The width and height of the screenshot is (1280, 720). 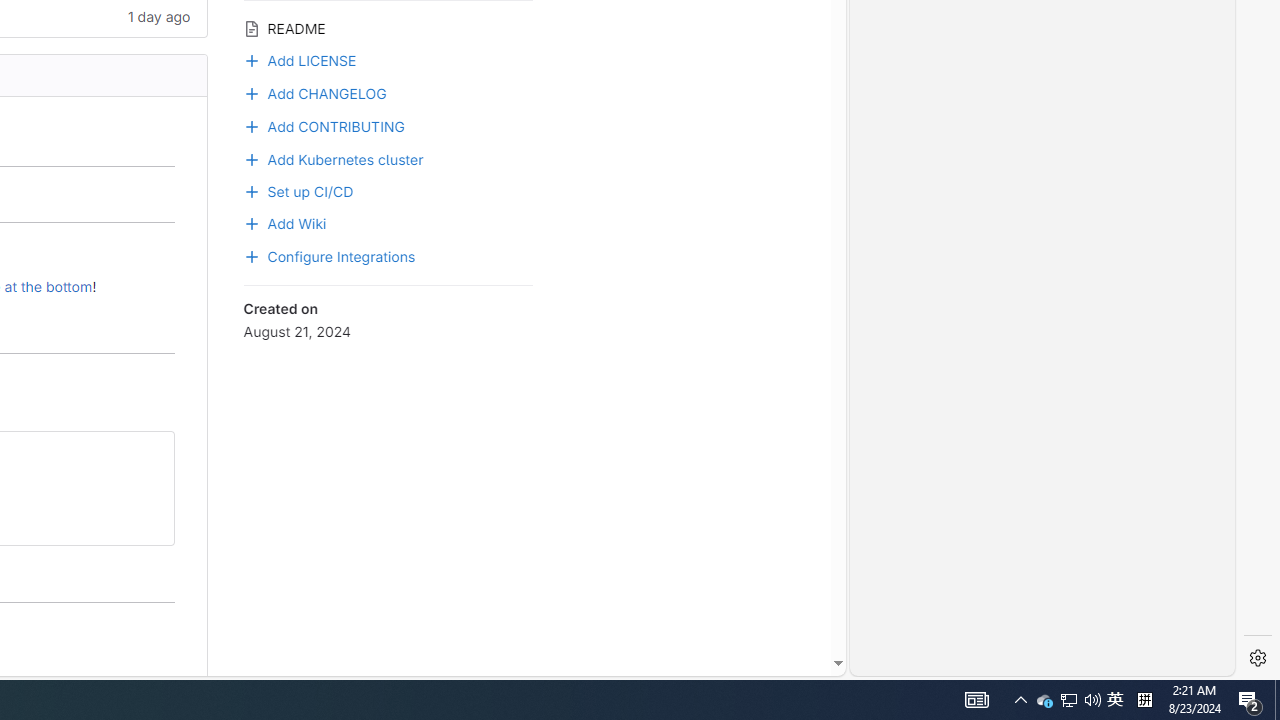 What do you see at coordinates (313, 91) in the screenshot?
I see `'Add CHANGELOG'` at bounding box center [313, 91].